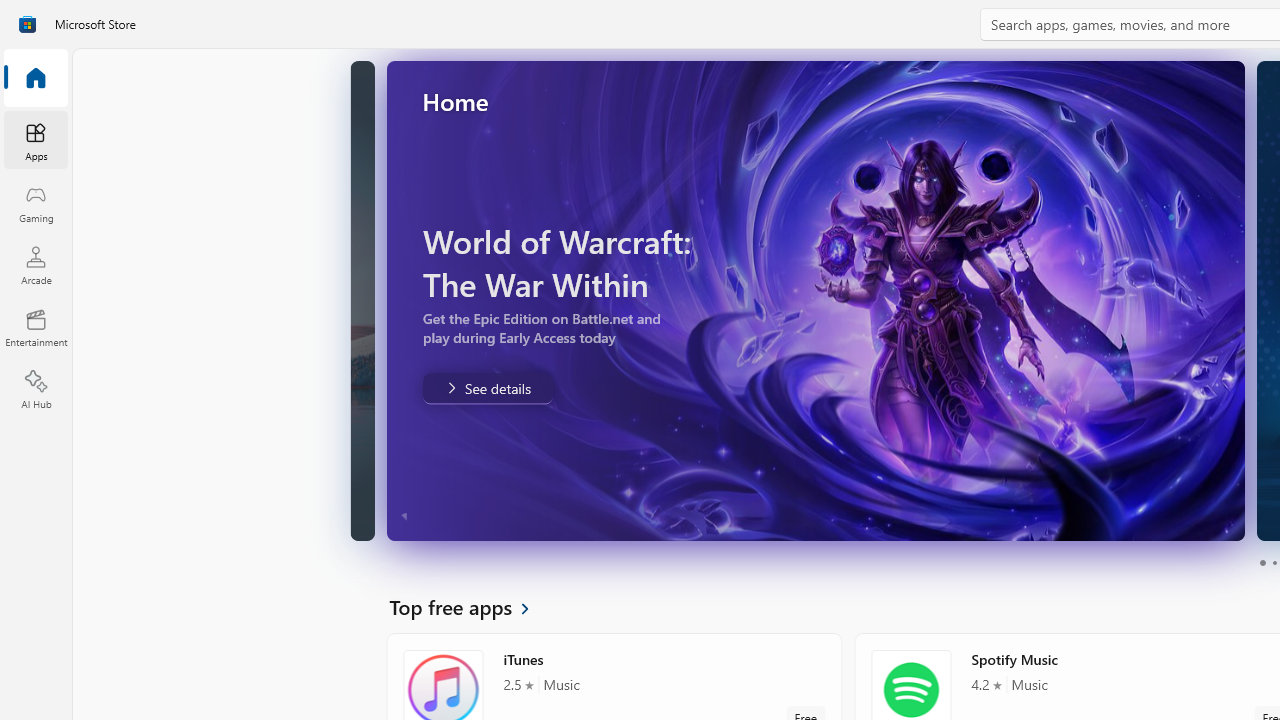 The image size is (1280, 720). What do you see at coordinates (35, 390) in the screenshot?
I see `'AI Hub'` at bounding box center [35, 390].